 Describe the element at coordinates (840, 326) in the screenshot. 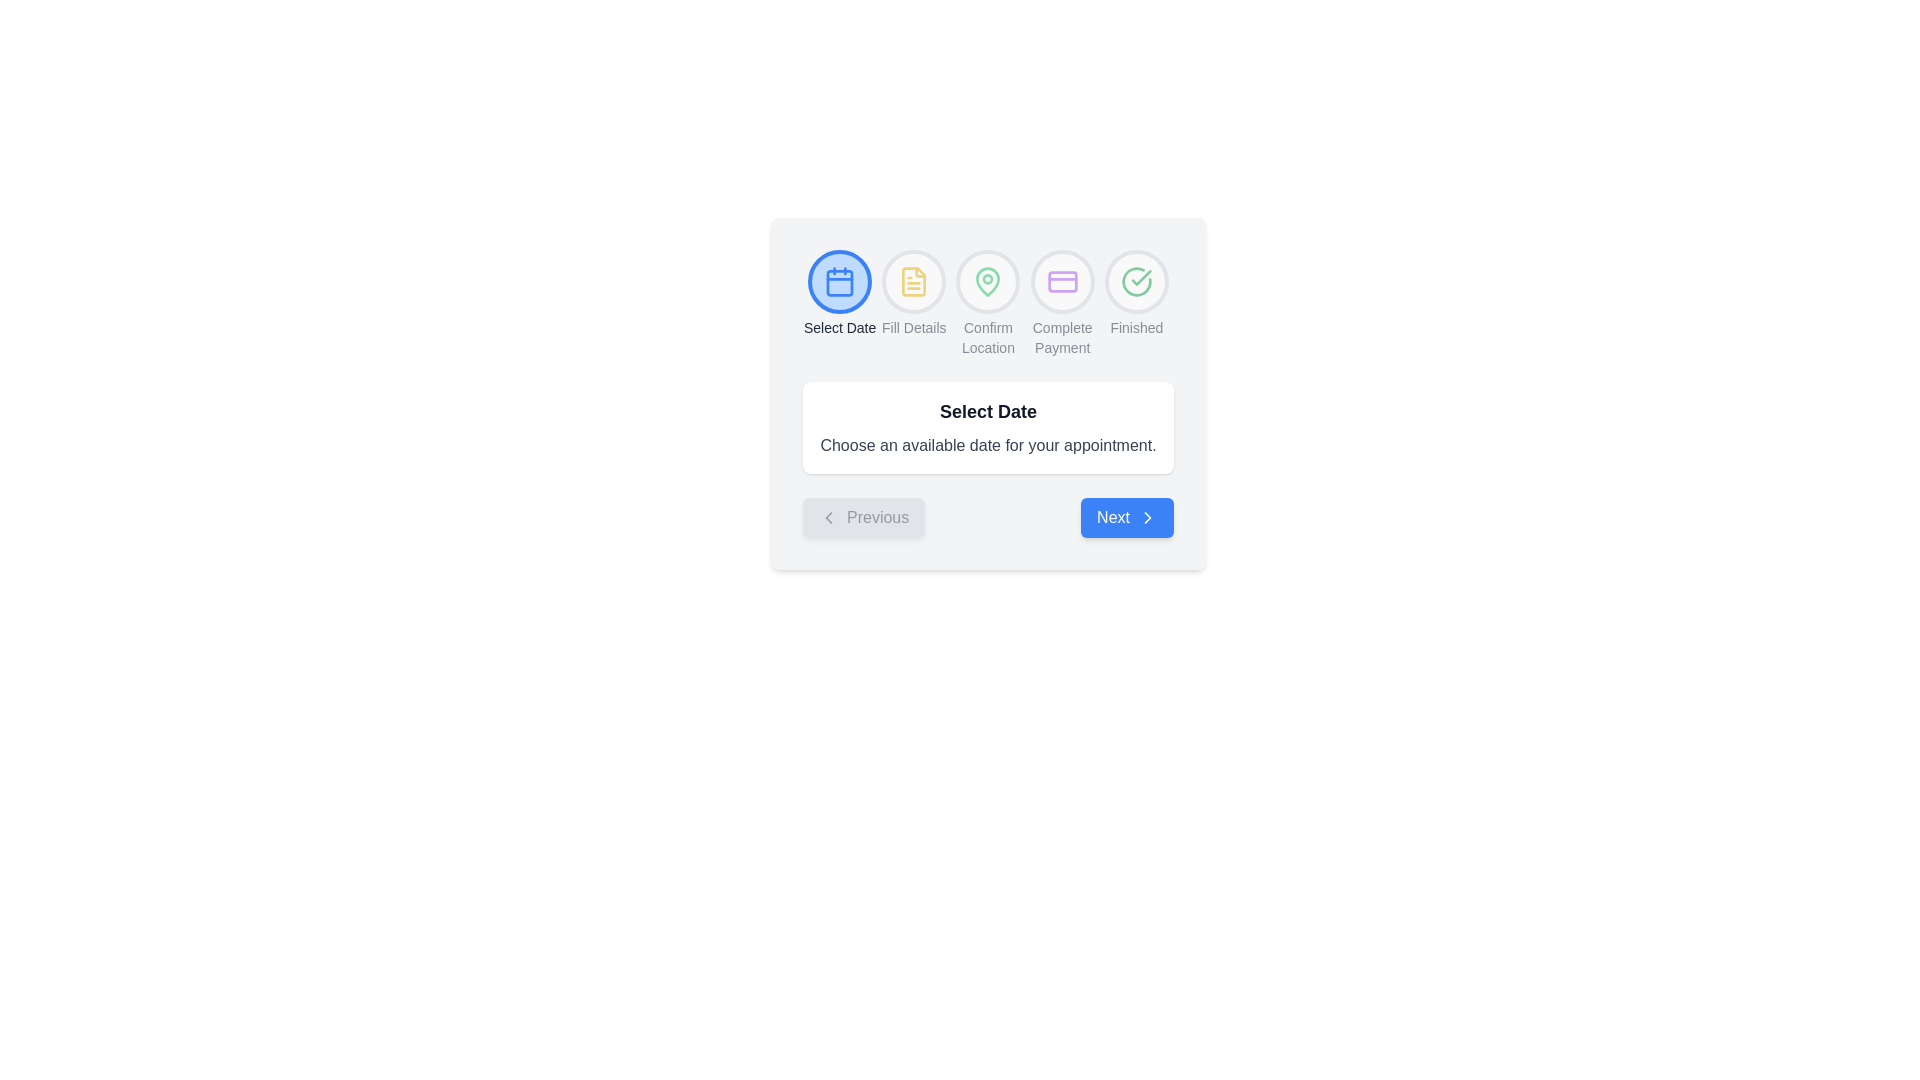

I see `descriptive label that instructs the user to 'Select Date', located directly below the blue calendar icon in the selection interface` at that location.